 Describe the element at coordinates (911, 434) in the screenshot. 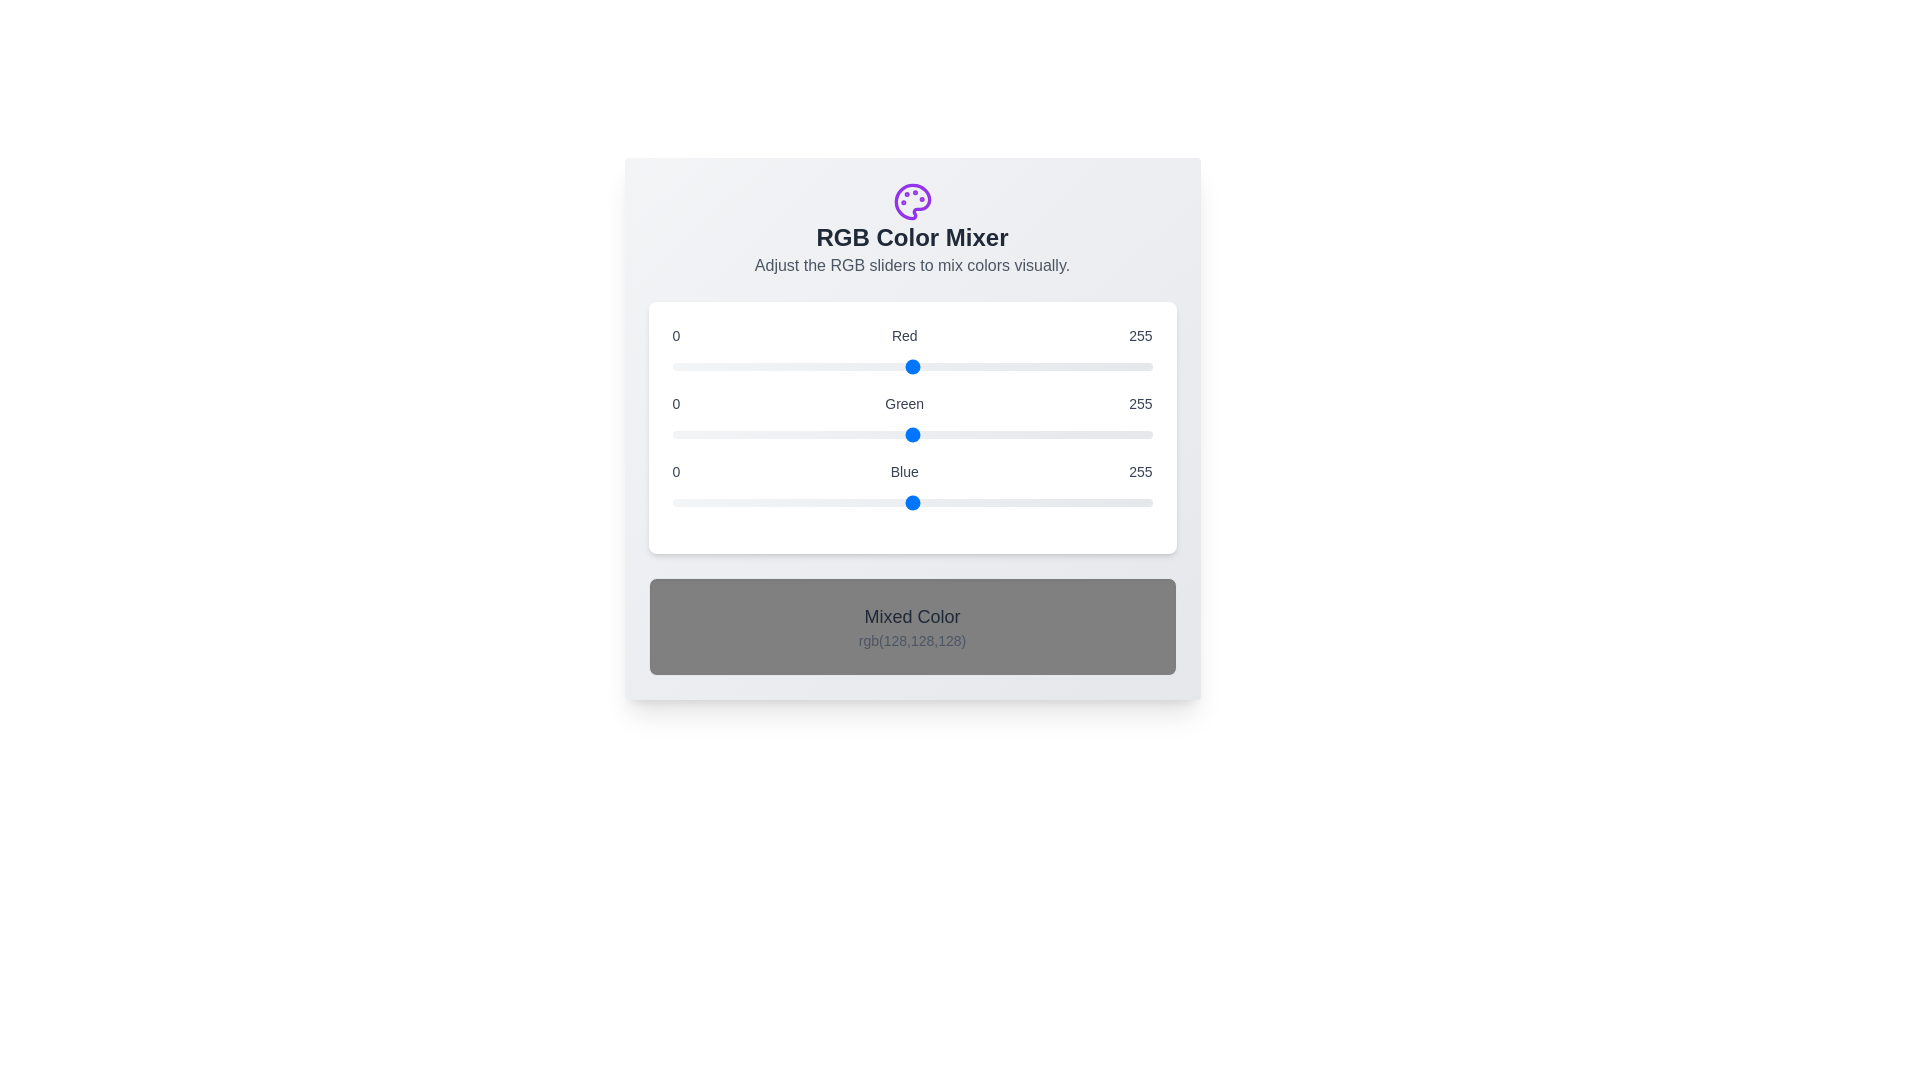

I see `the 1 slider to the value 146 to observe the resulting mixed color` at that location.